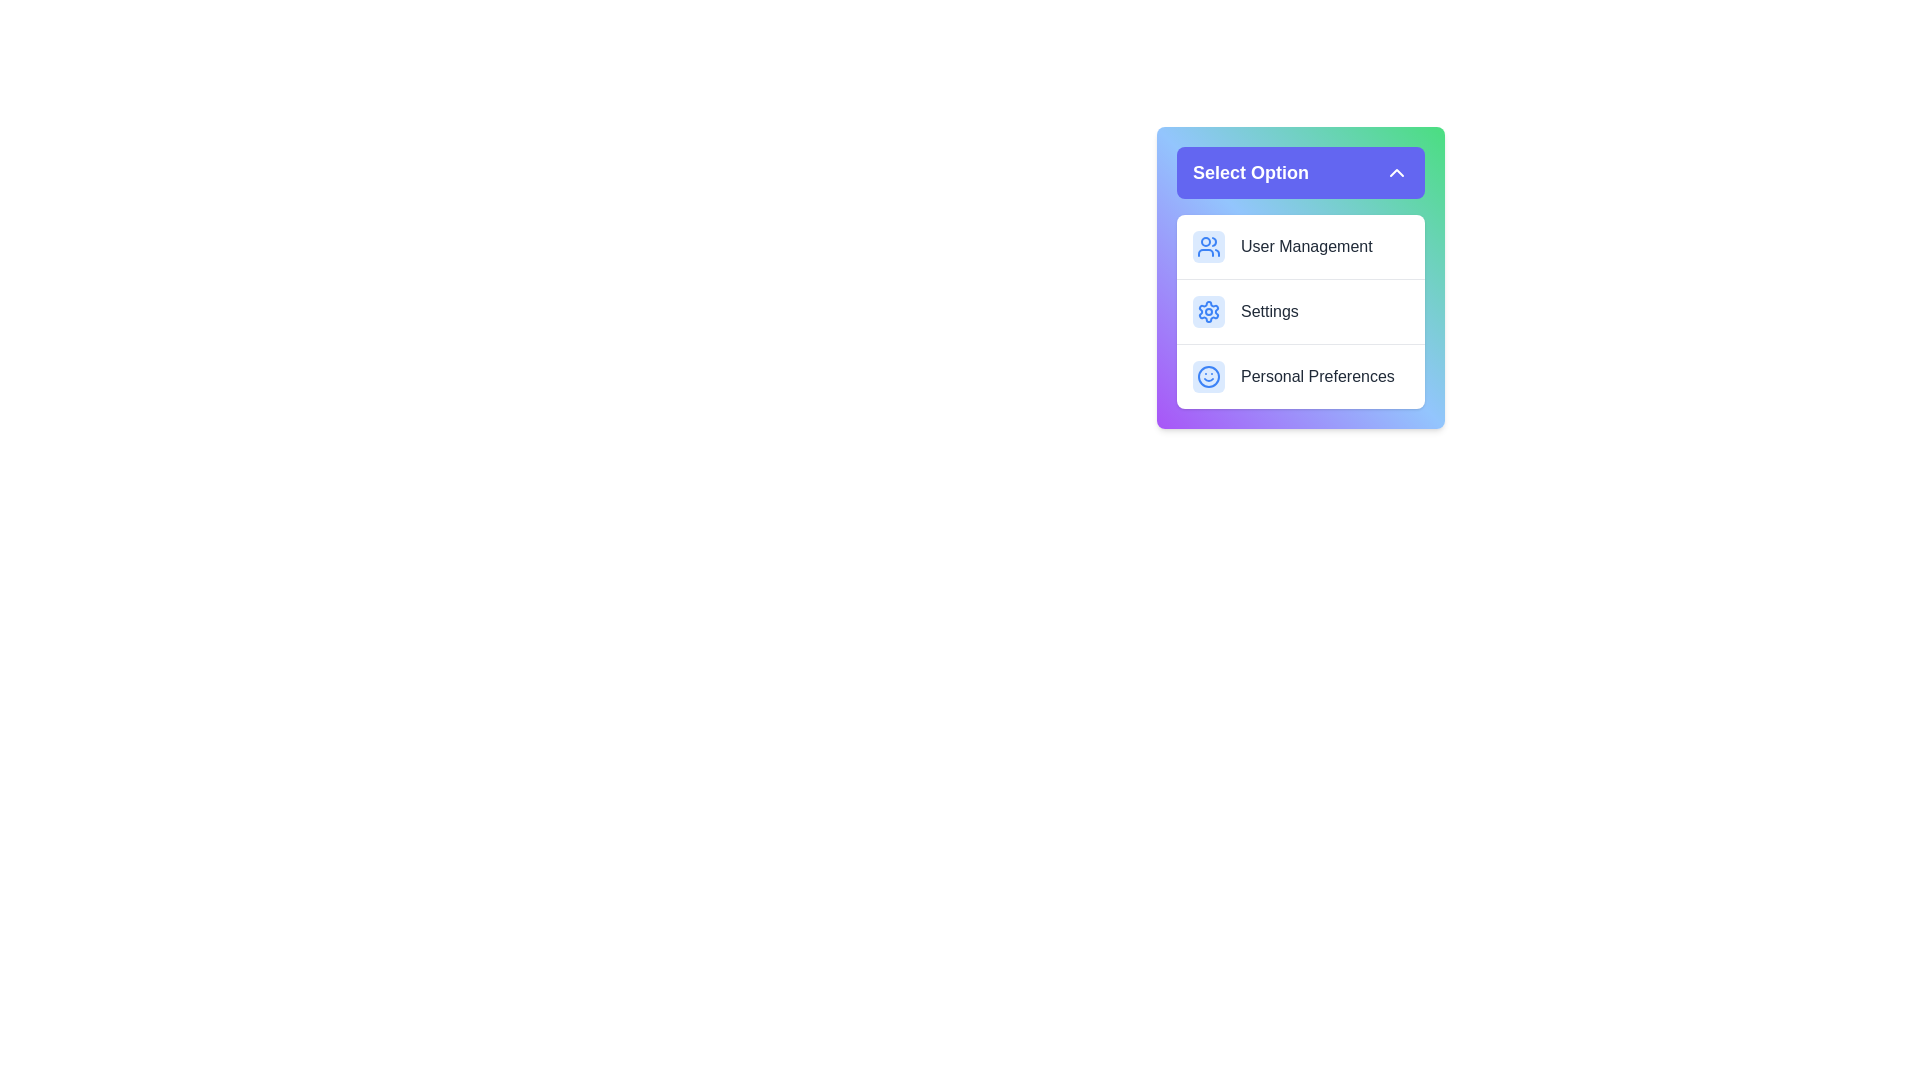  What do you see at coordinates (1208, 312) in the screenshot?
I see `the circular blue icon with a gear symbol` at bounding box center [1208, 312].